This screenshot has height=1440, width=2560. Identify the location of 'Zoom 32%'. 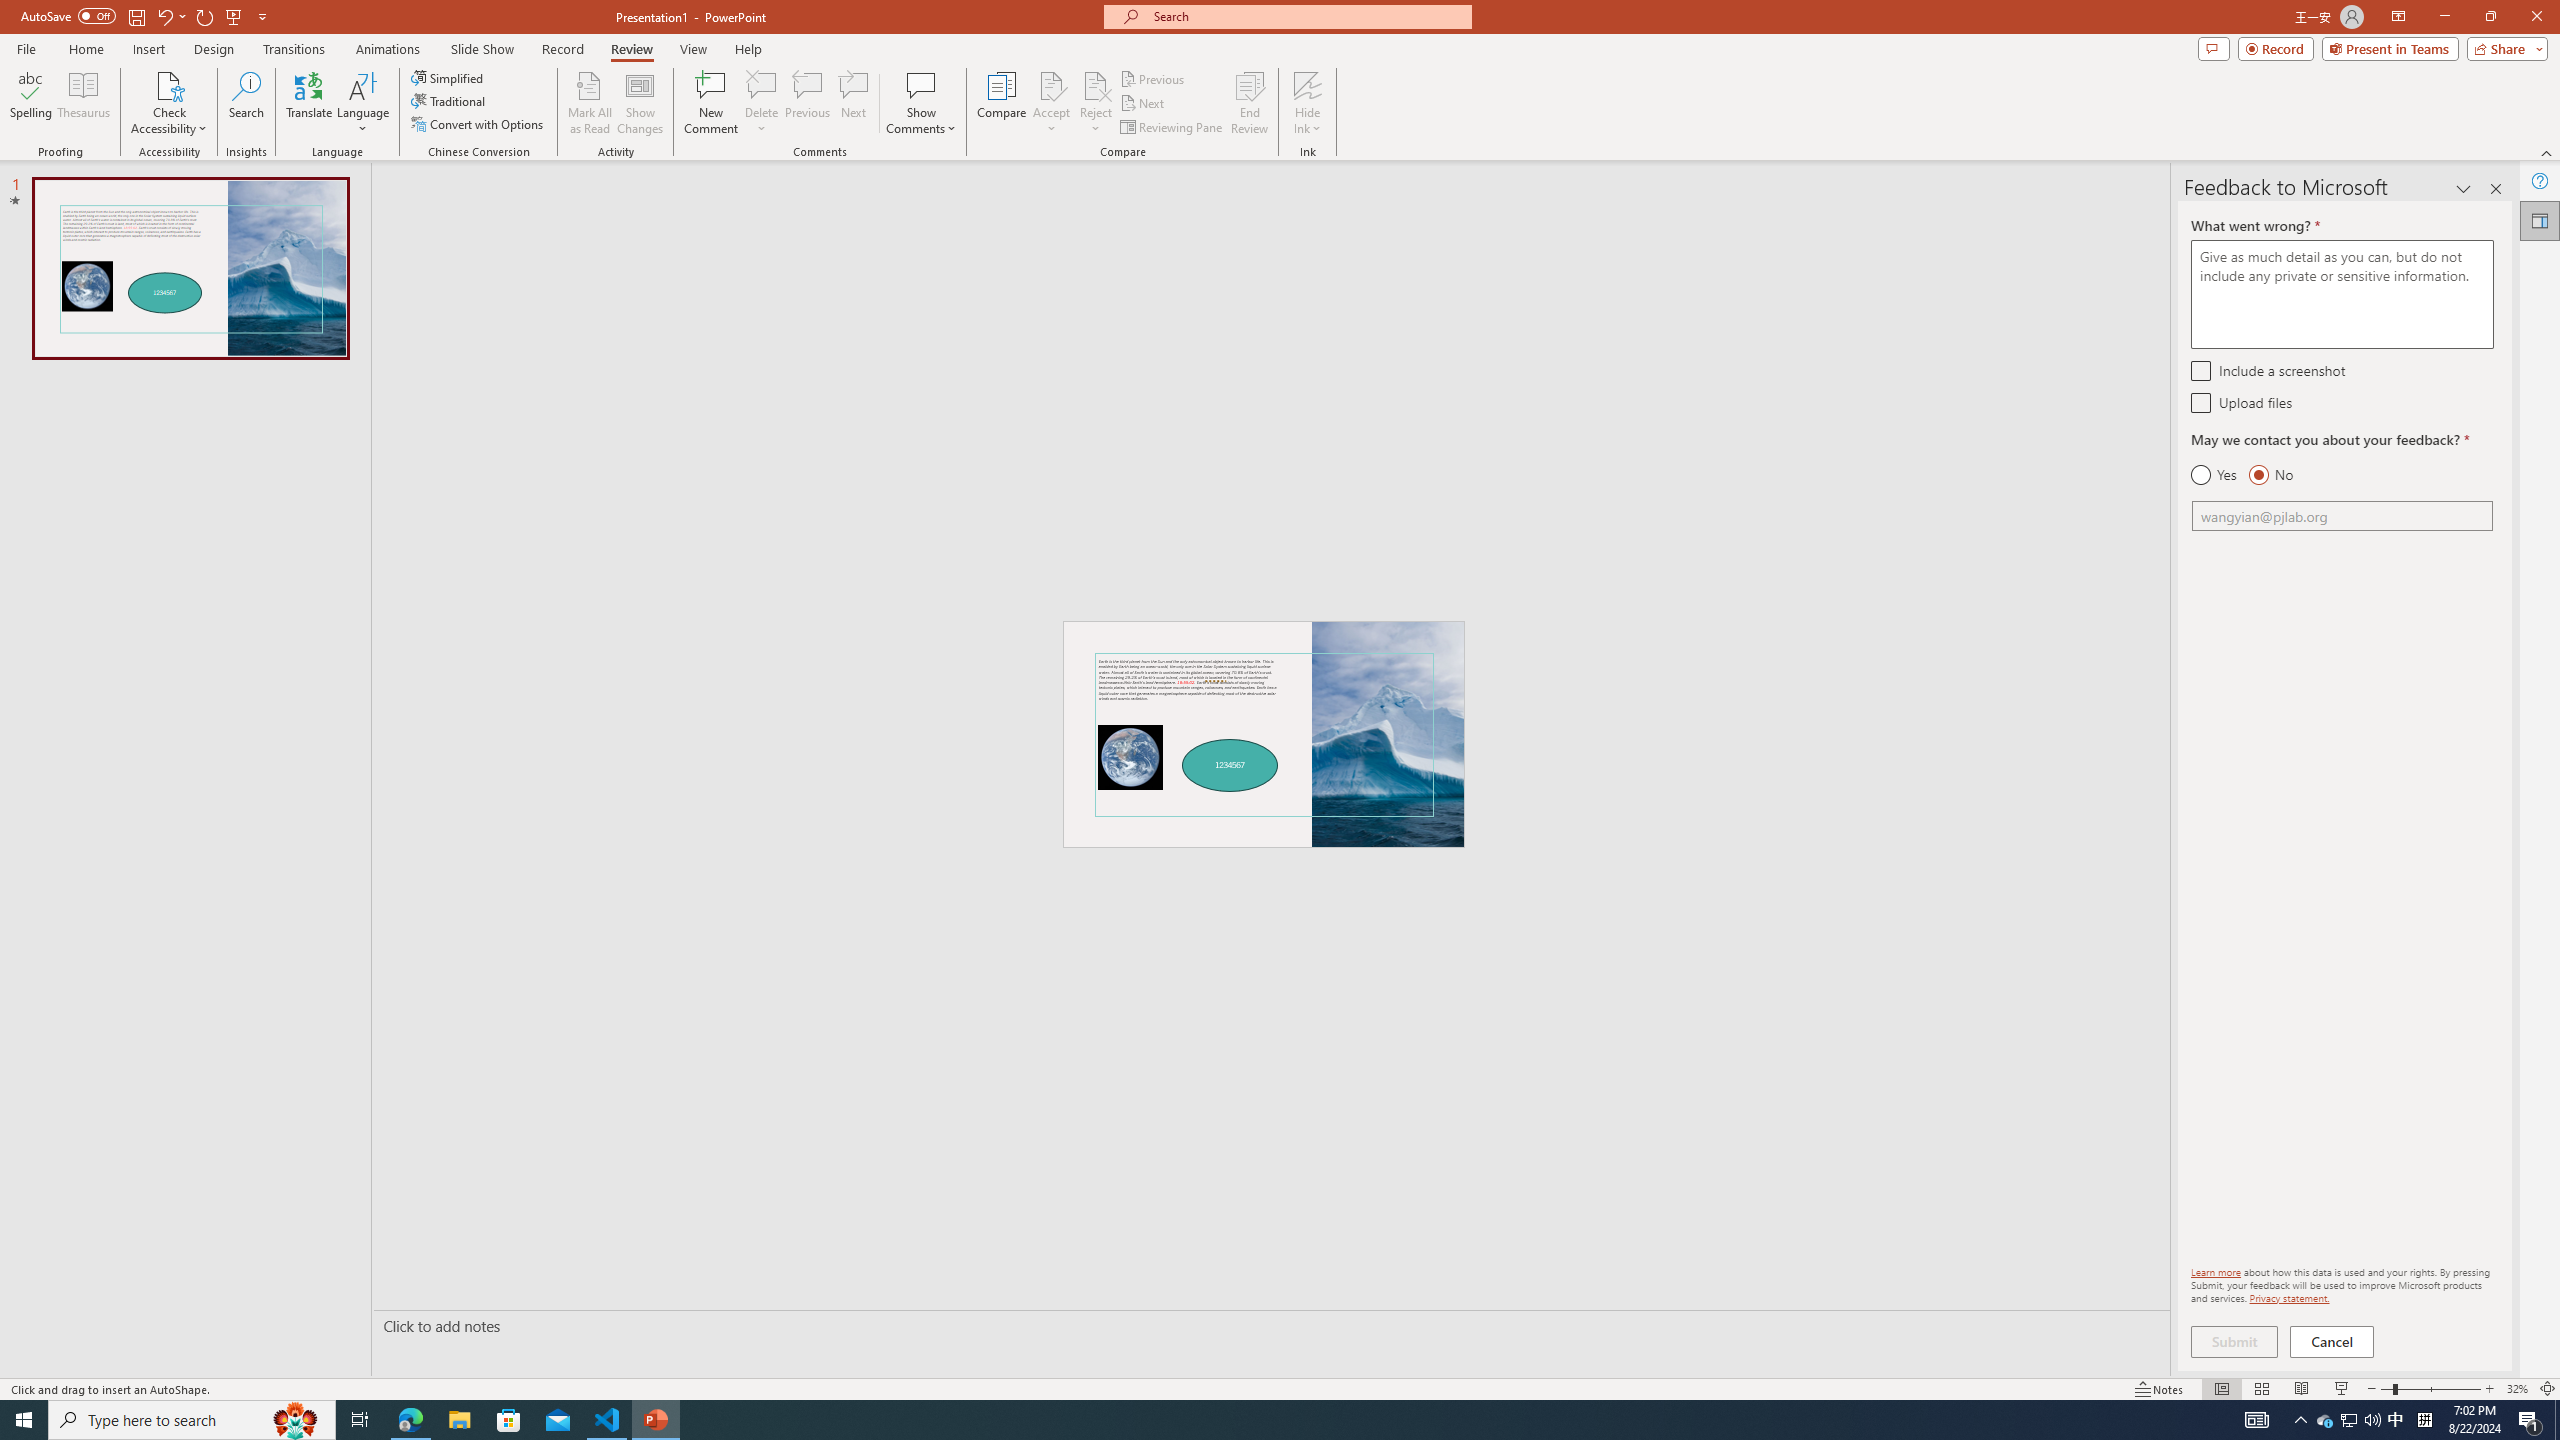
(2516, 1389).